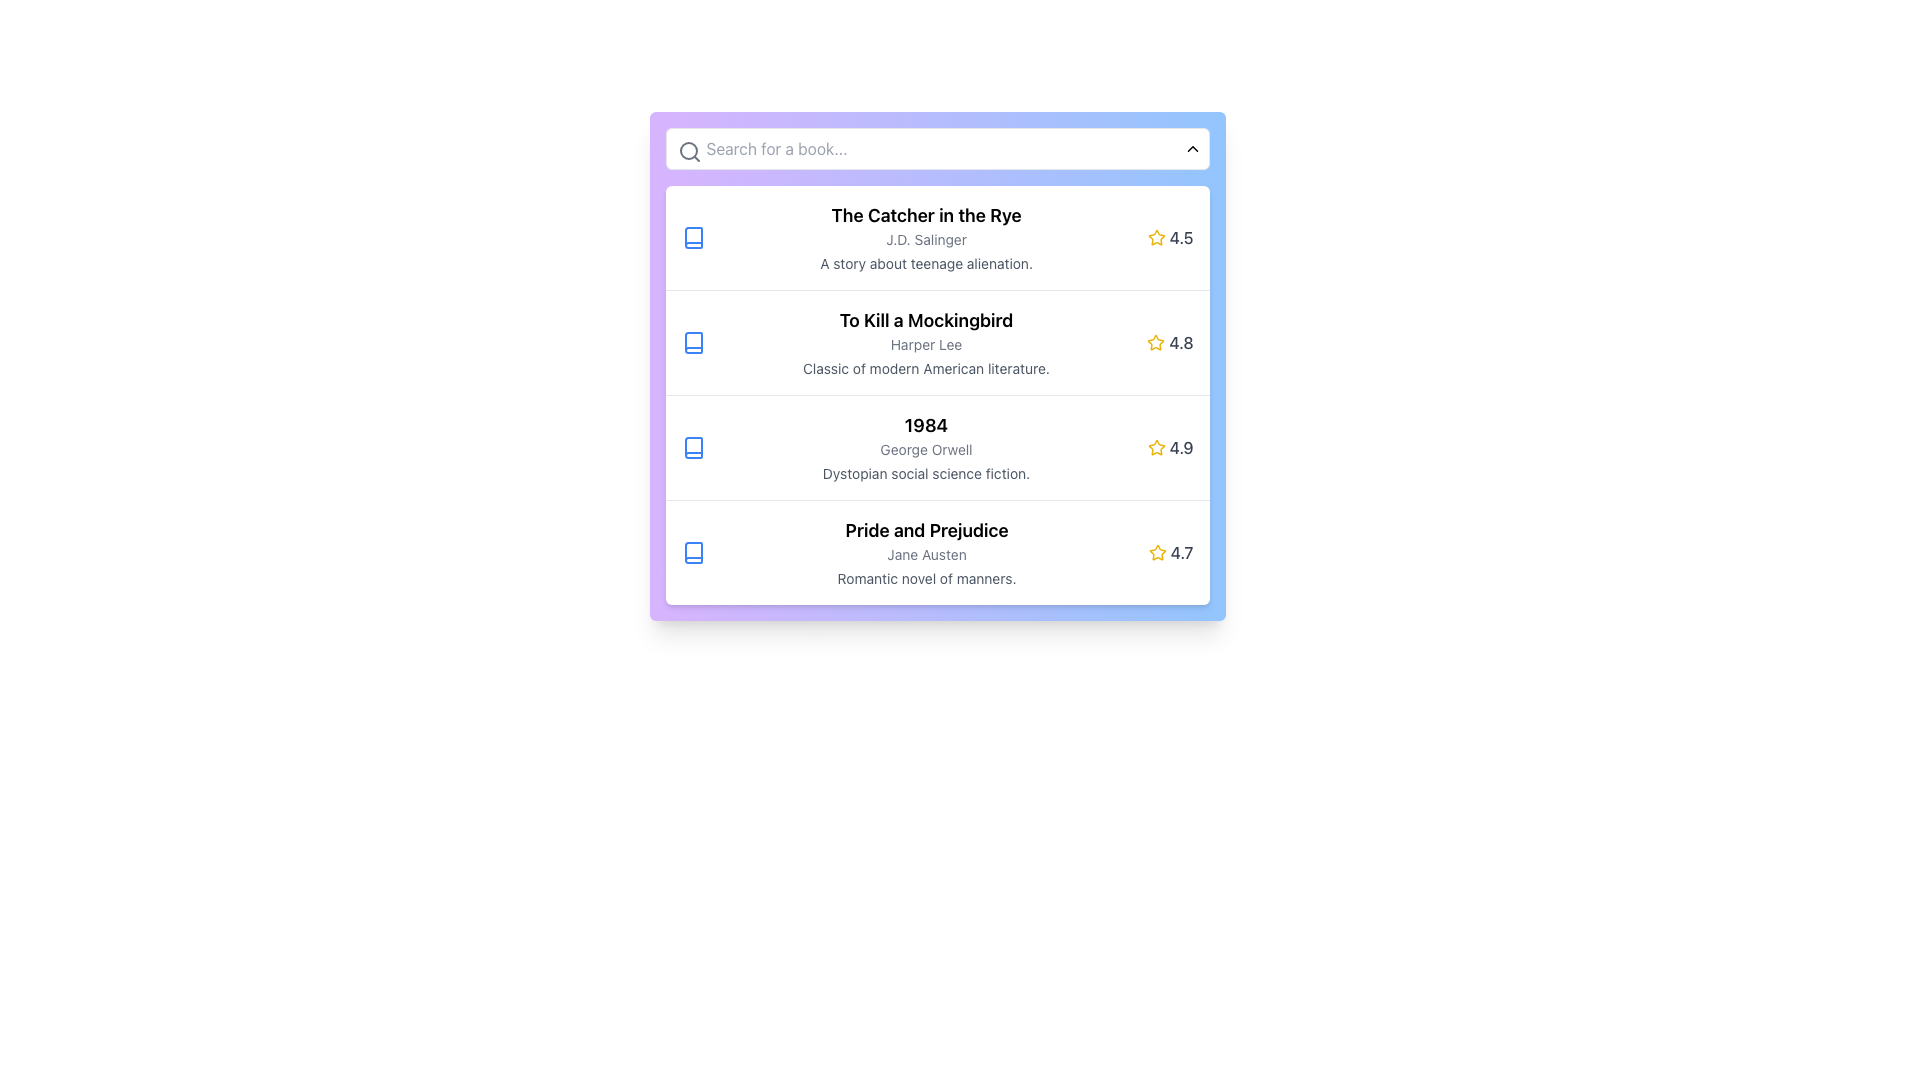  I want to click on the Rating Display for 'The Catcher in the Rye', so click(1170, 237).